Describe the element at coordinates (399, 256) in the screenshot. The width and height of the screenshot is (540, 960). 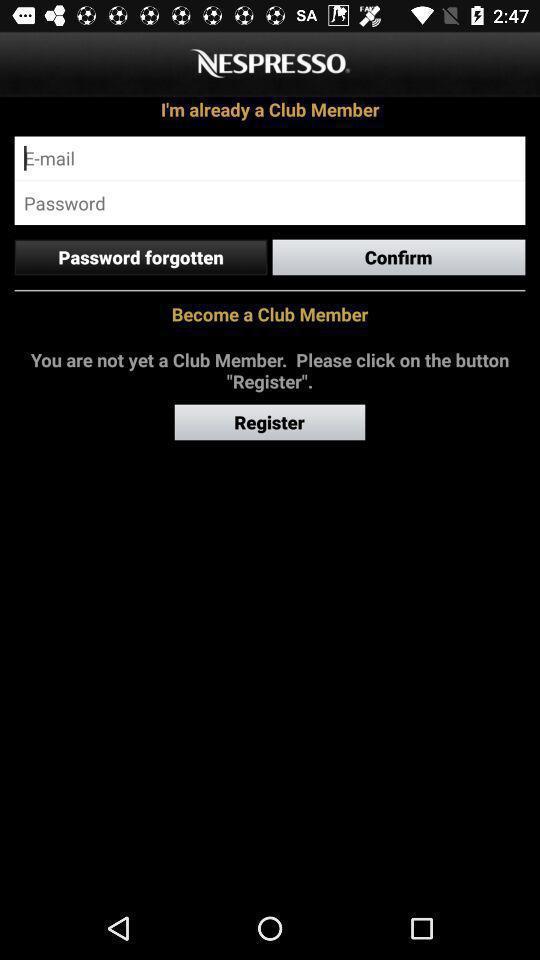
I see `the confirm` at that location.